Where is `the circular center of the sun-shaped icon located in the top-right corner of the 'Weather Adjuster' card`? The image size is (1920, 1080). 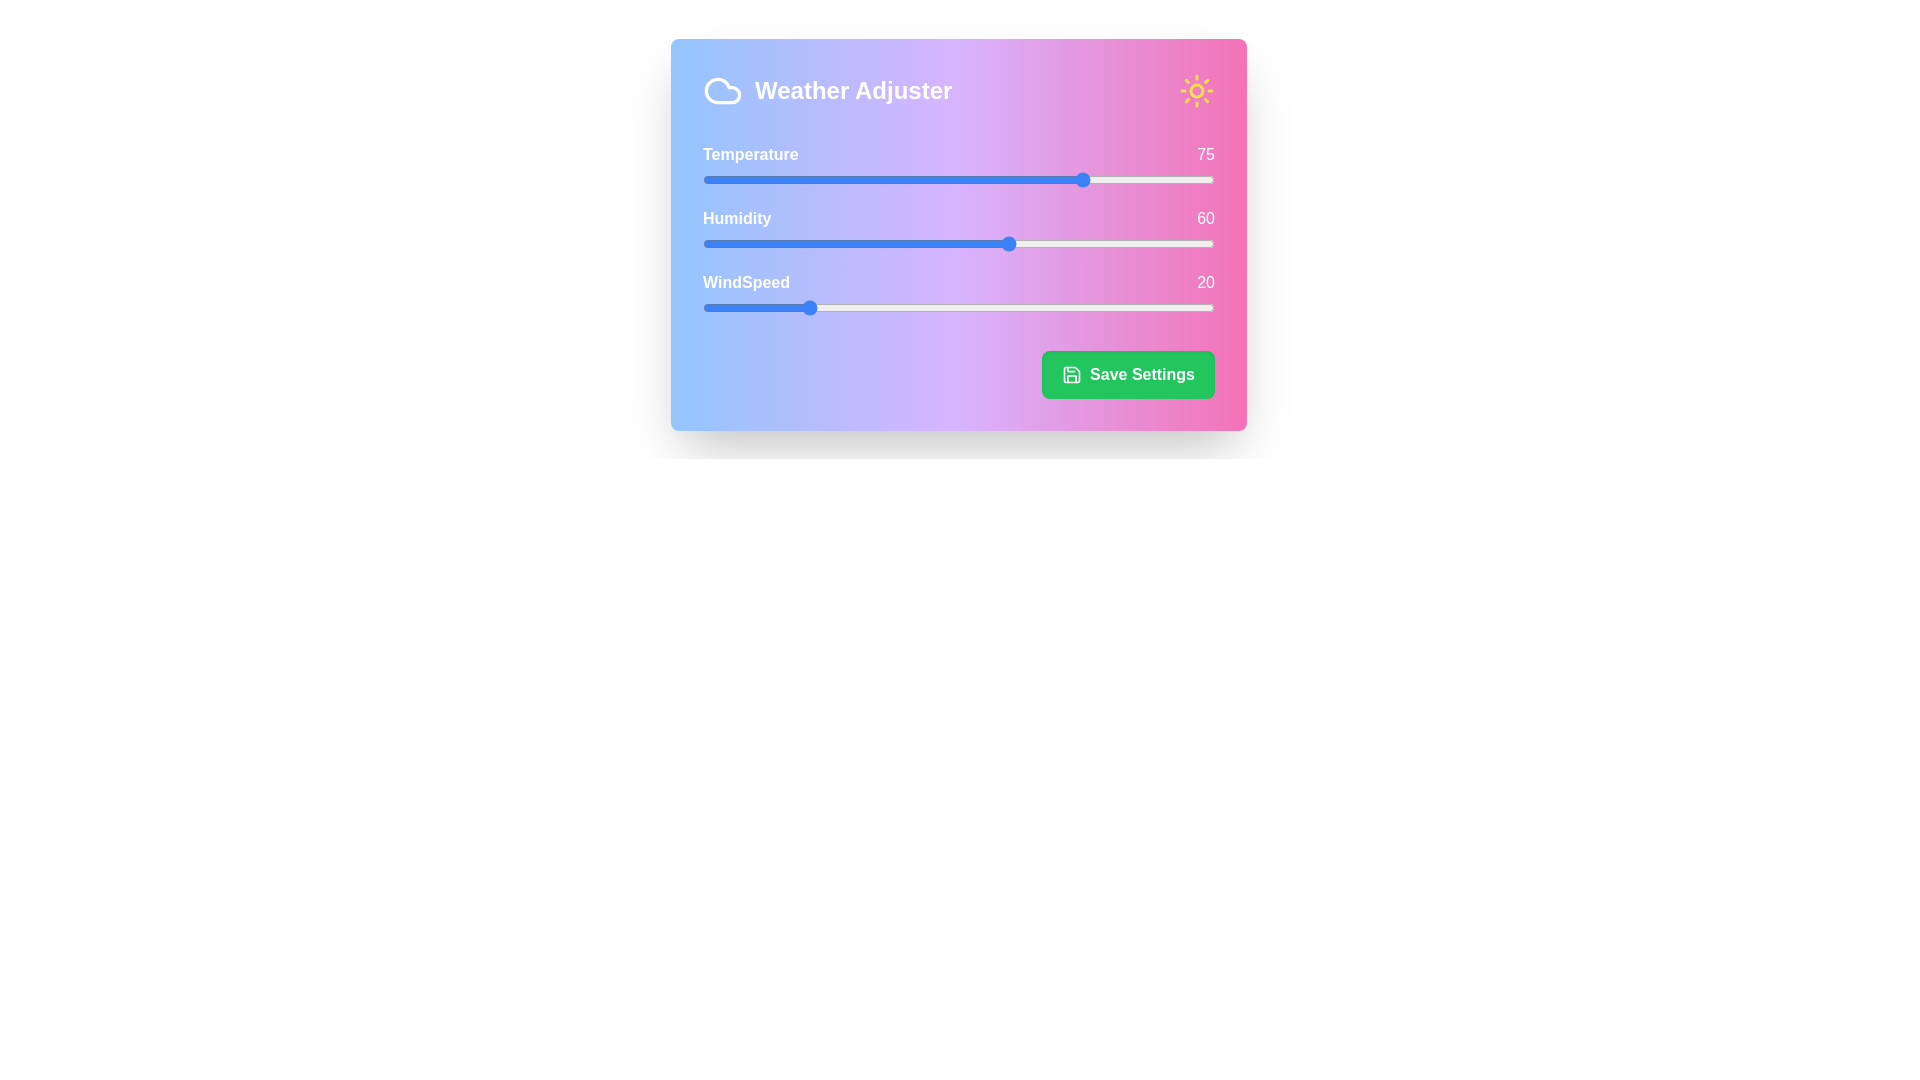 the circular center of the sun-shaped icon located in the top-right corner of the 'Weather Adjuster' card is located at coordinates (1196, 91).